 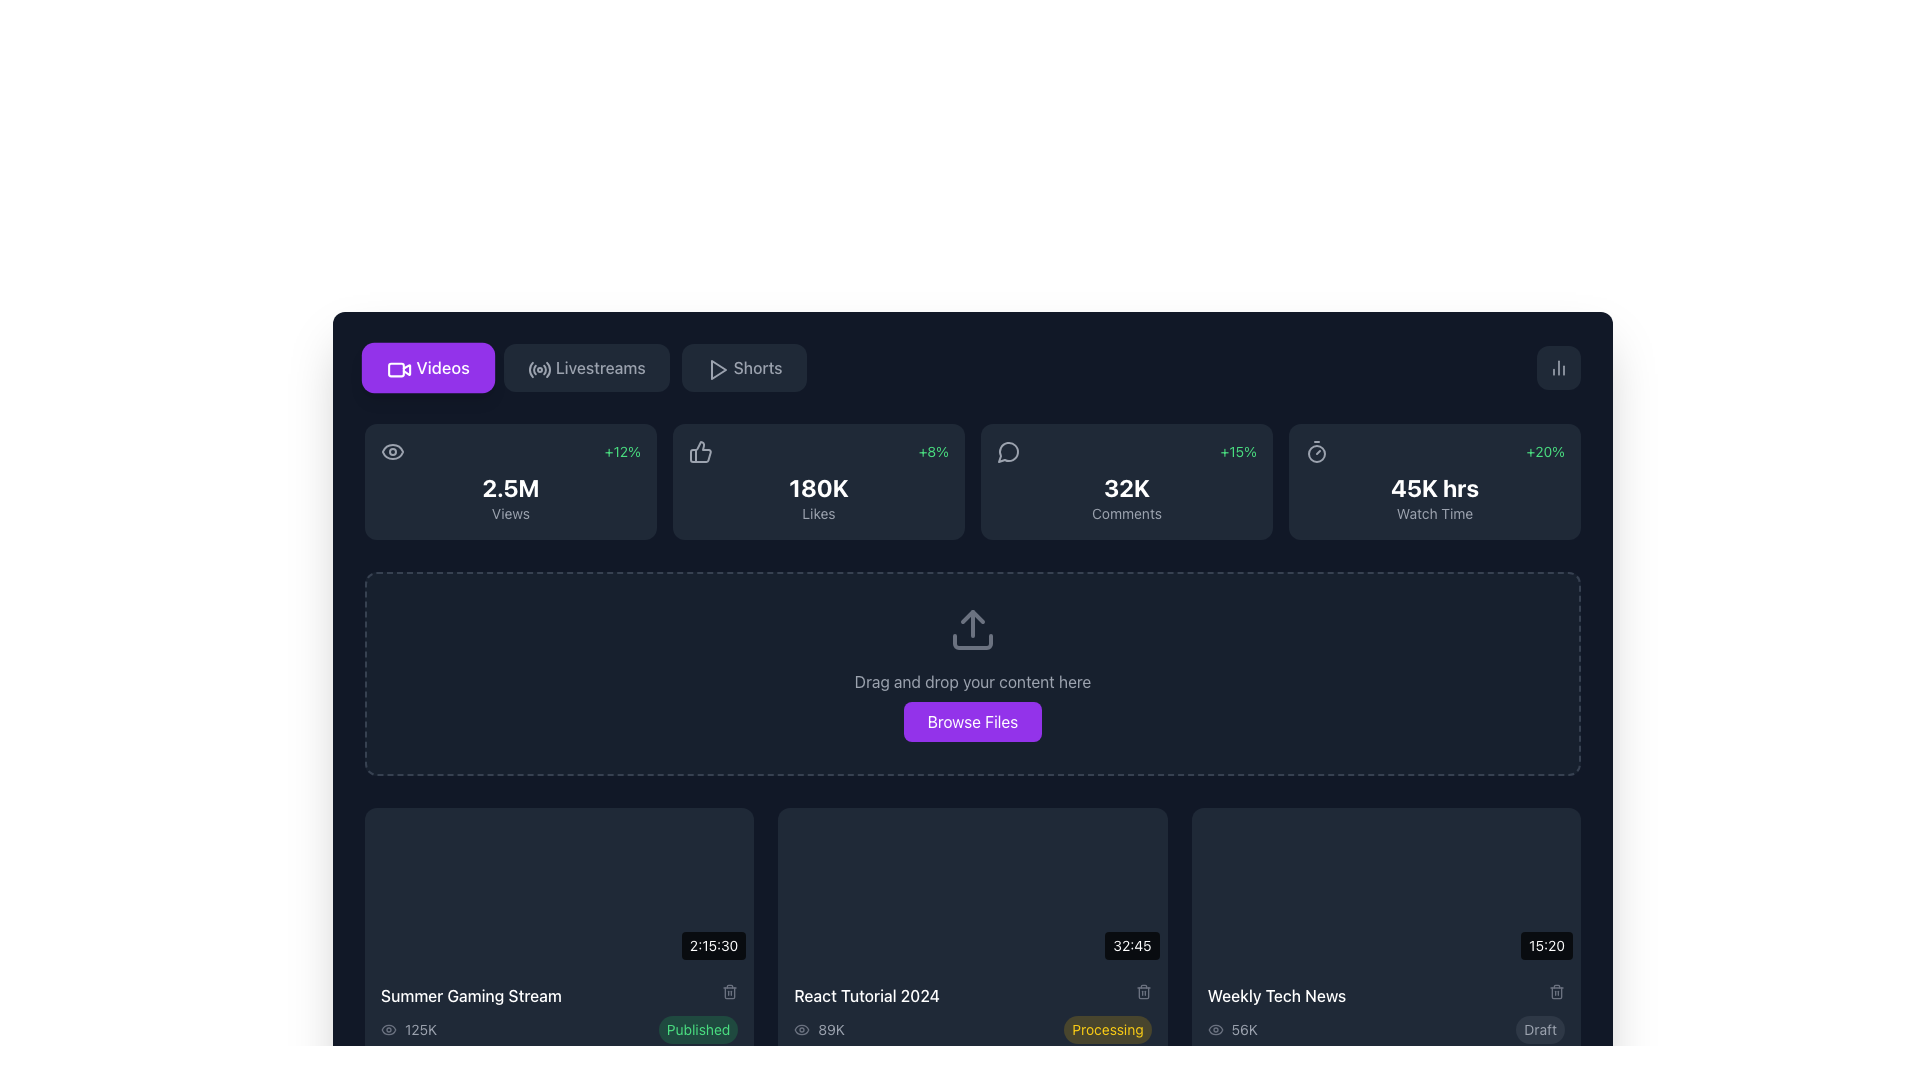 What do you see at coordinates (1127, 496) in the screenshot?
I see `the text-based informational block displaying '32K' in bold white font above 'Comments', which is centrally aligned and positioned in the dashboard layout` at bounding box center [1127, 496].